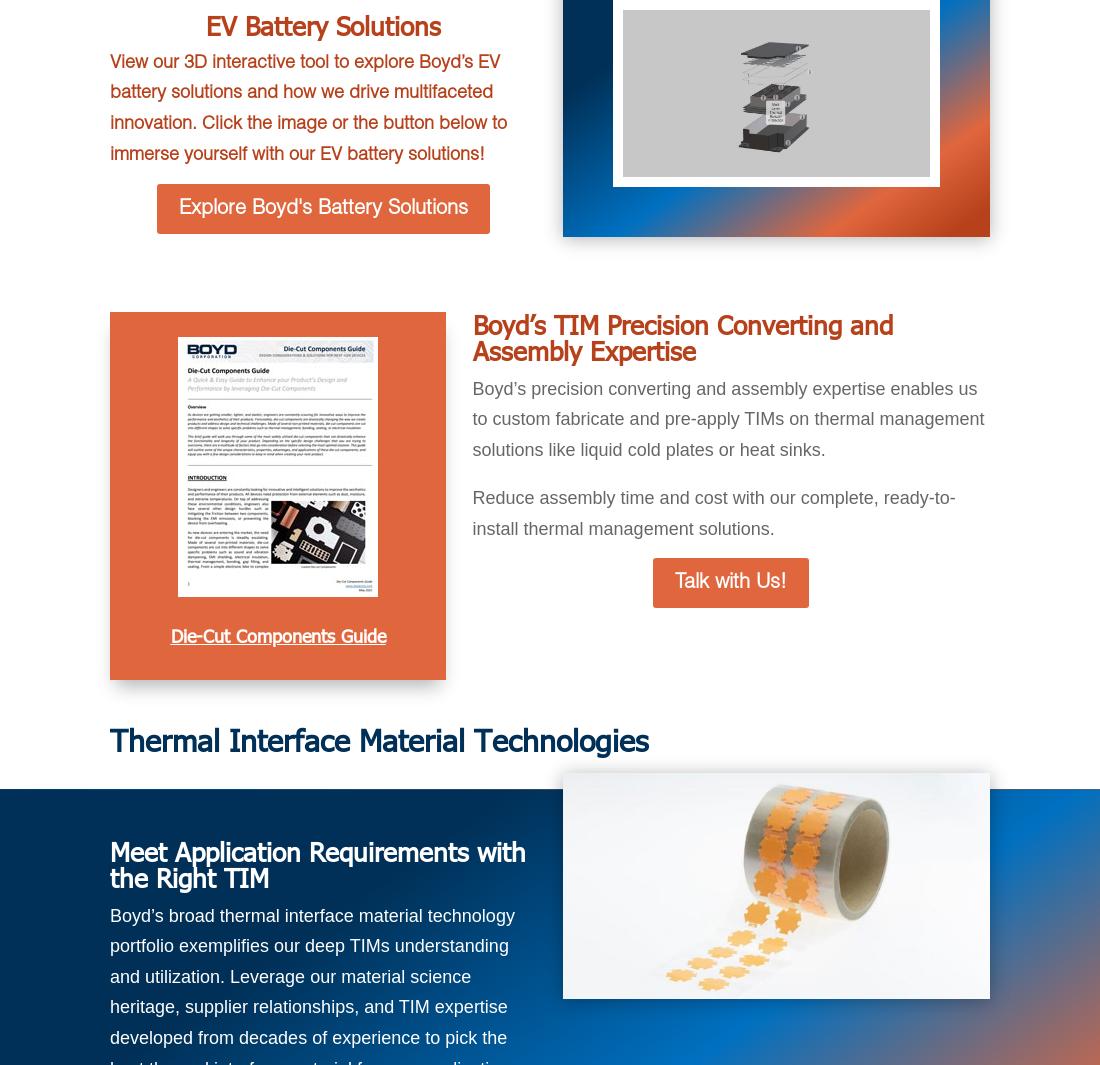 The width and height of the screenshot is (1100, 1065). Describe the element at coordinates (729, 582) in the screenshot. I see `'Talk with Us!'` at that location.